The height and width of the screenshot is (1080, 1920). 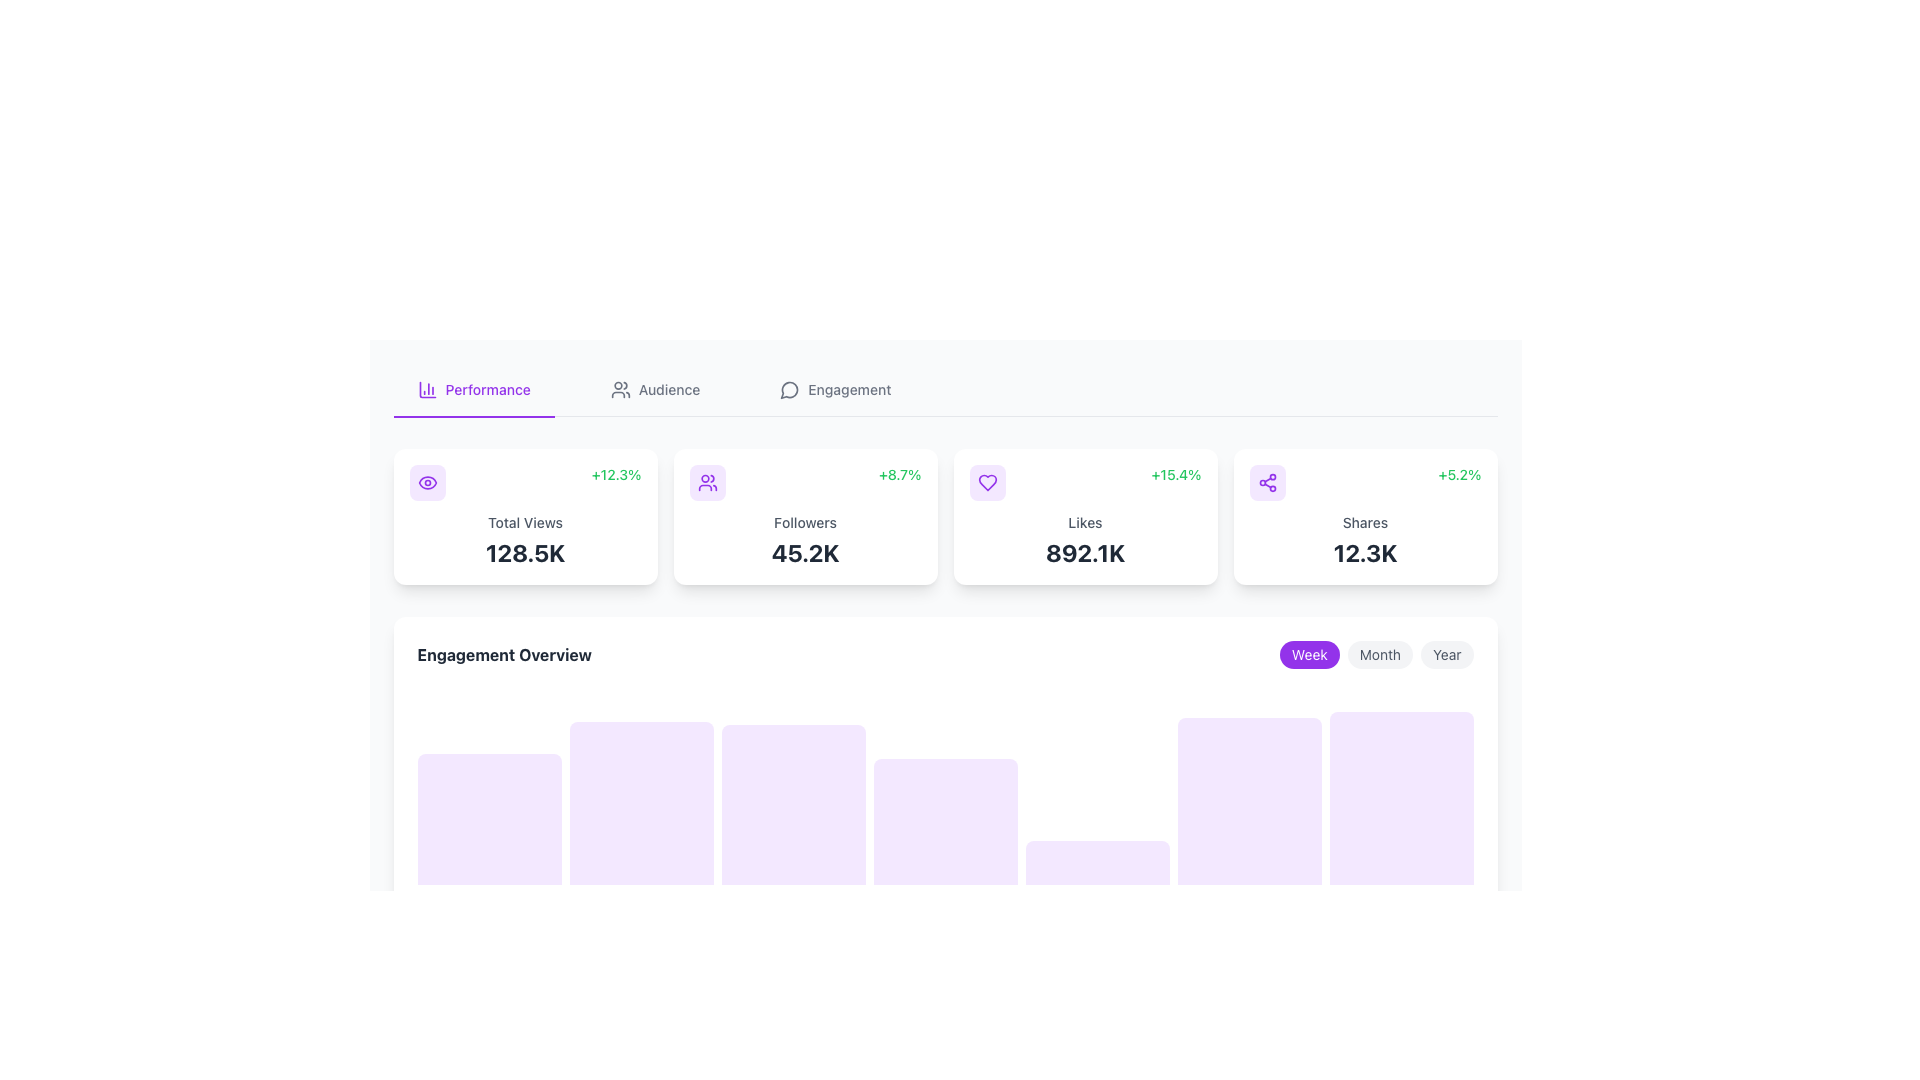 What do you see at coordinates (641, 802) in the screenshot?
I see `the second graphical bar in the Engagement Overview section of the bar chart` at bounding box center [641, 802].